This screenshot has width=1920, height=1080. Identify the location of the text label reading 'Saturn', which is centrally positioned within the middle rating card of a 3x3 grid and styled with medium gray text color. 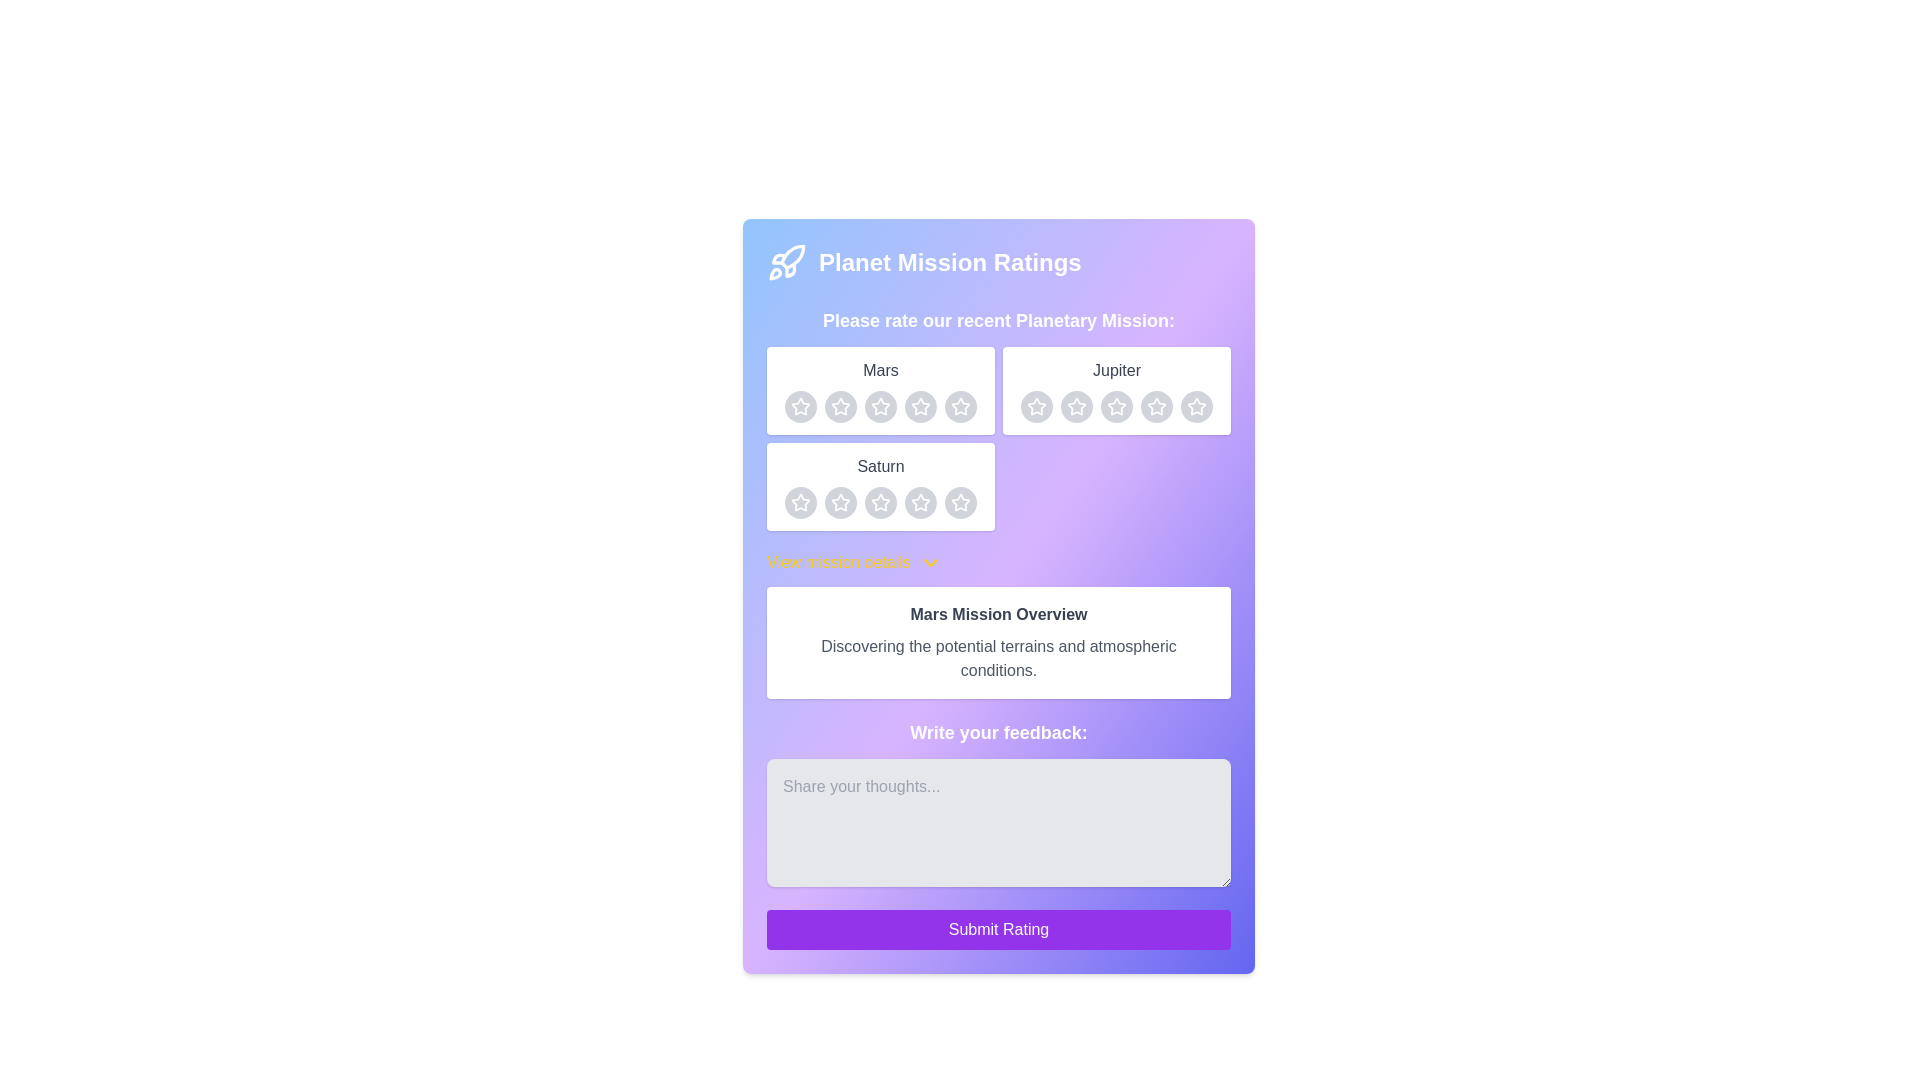
(880, 466).